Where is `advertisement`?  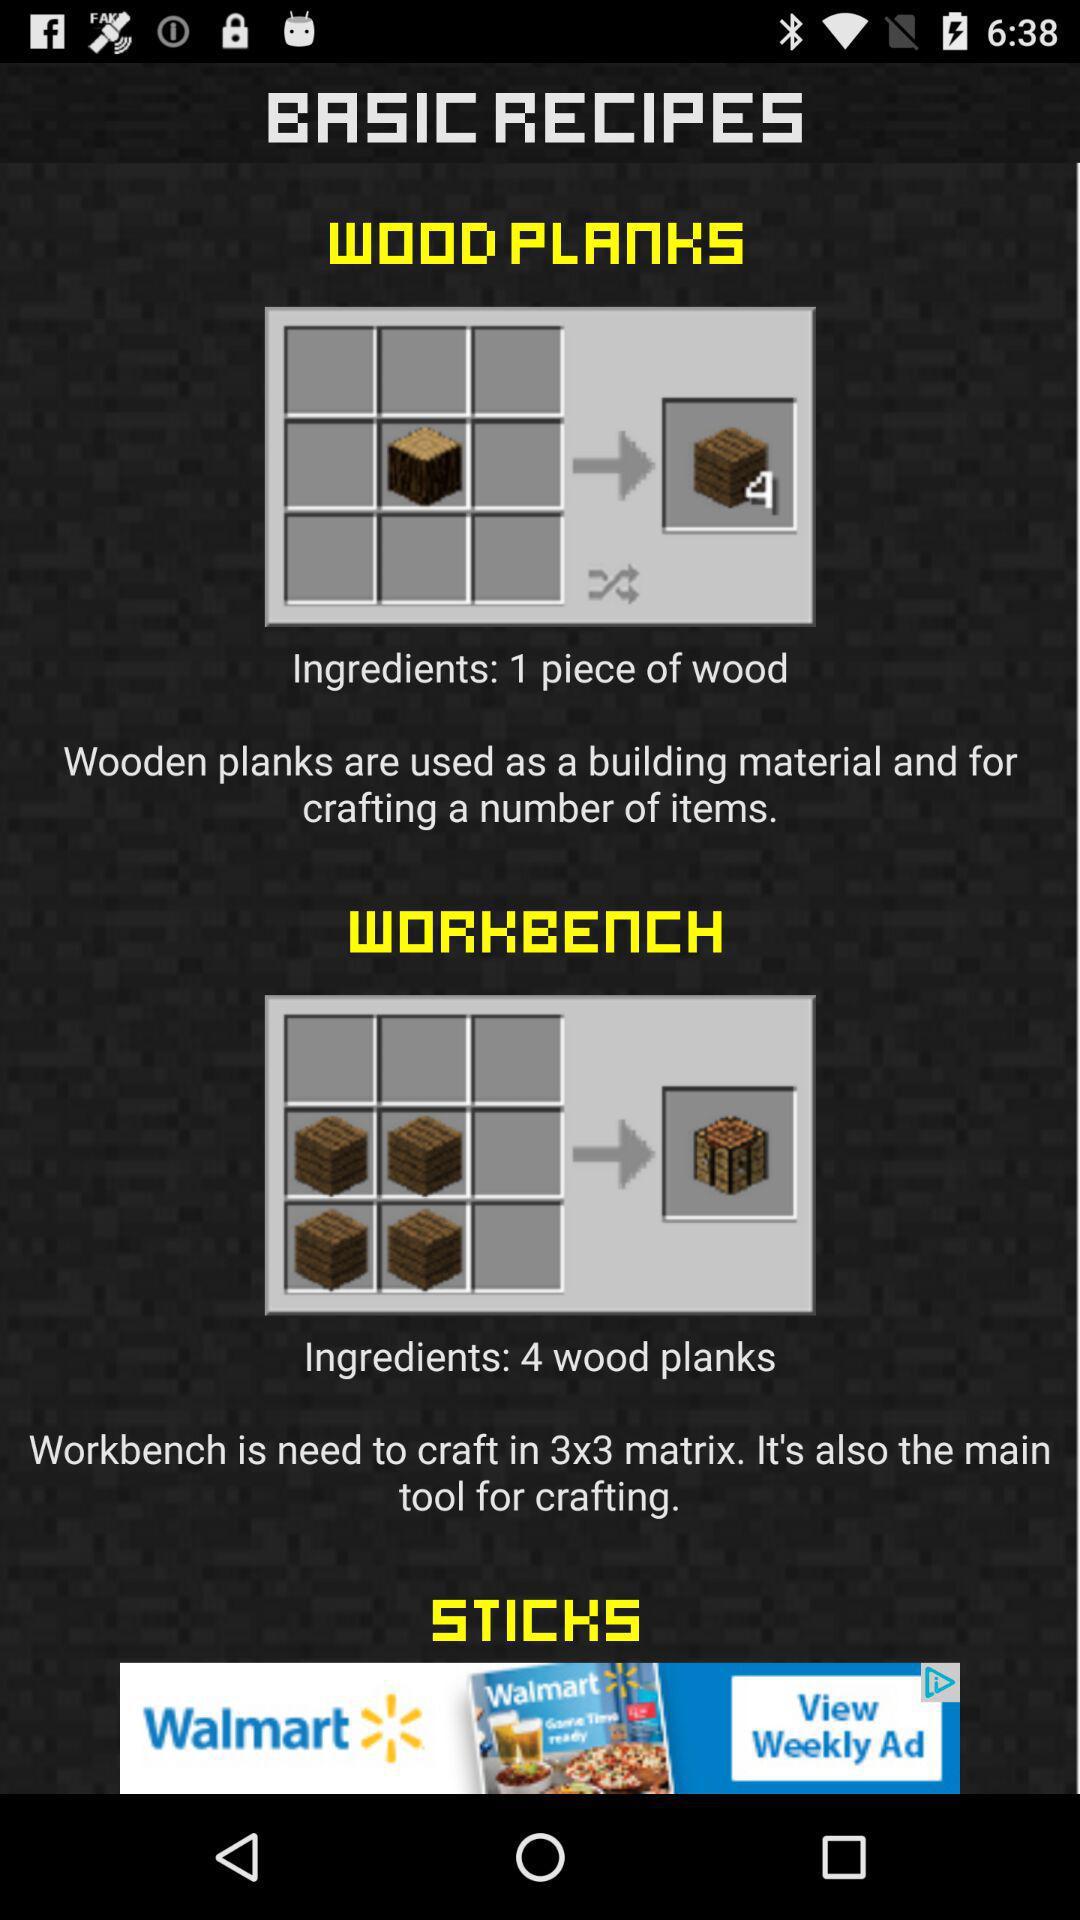 advertisement is located at coordinates (540, 1727).